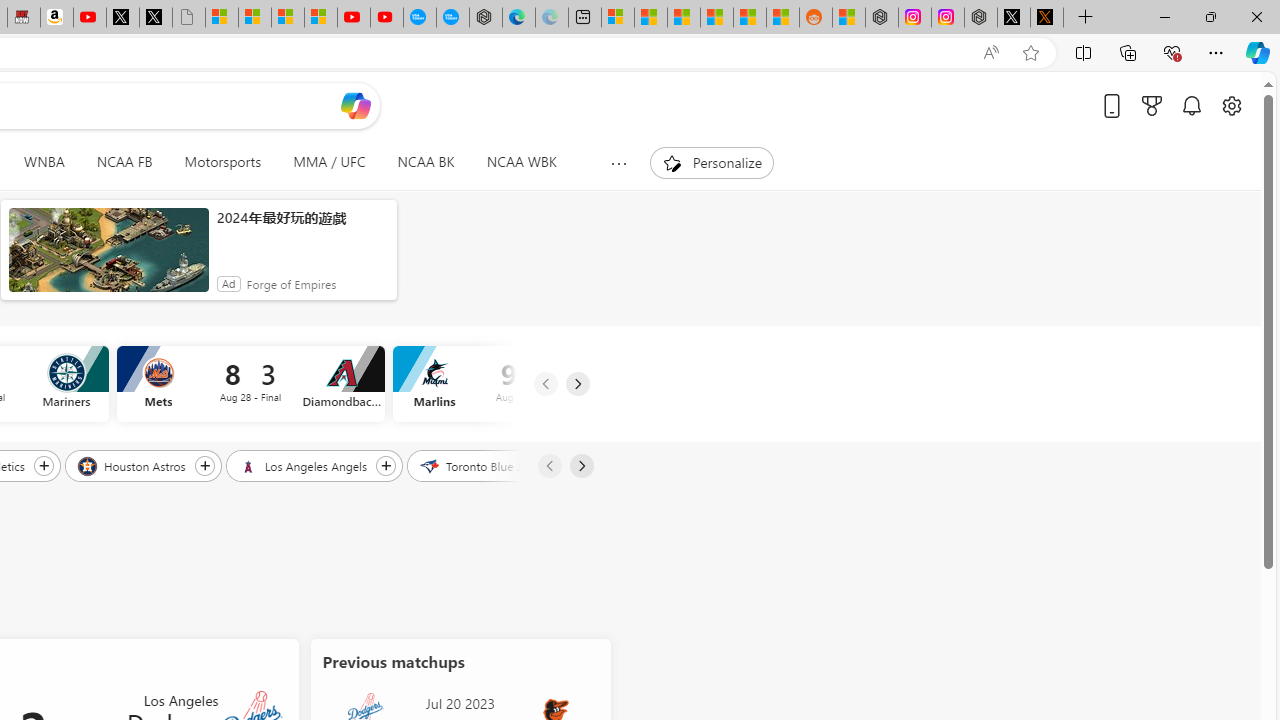 Image resolution: width=1280 pixels, height=720 pixels. What do you see at coordinates (1046, 17) in the screenshot?
I see `'help.x.com | 524: A timeout occurred'` at bounding box center [1046, 17].